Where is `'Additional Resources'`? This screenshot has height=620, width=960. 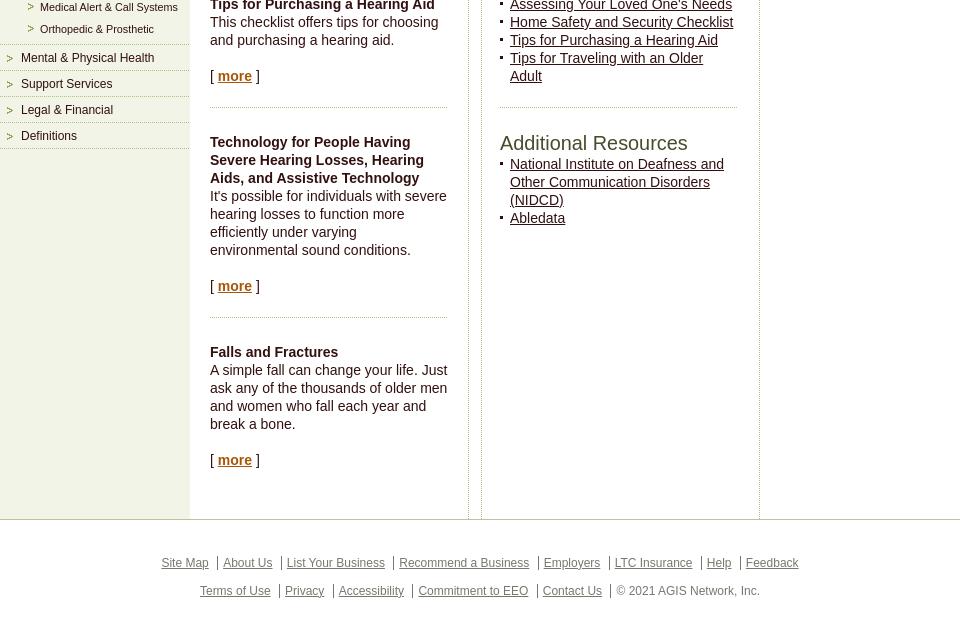
'Additional Resources' is located at coordinates (593, 141).